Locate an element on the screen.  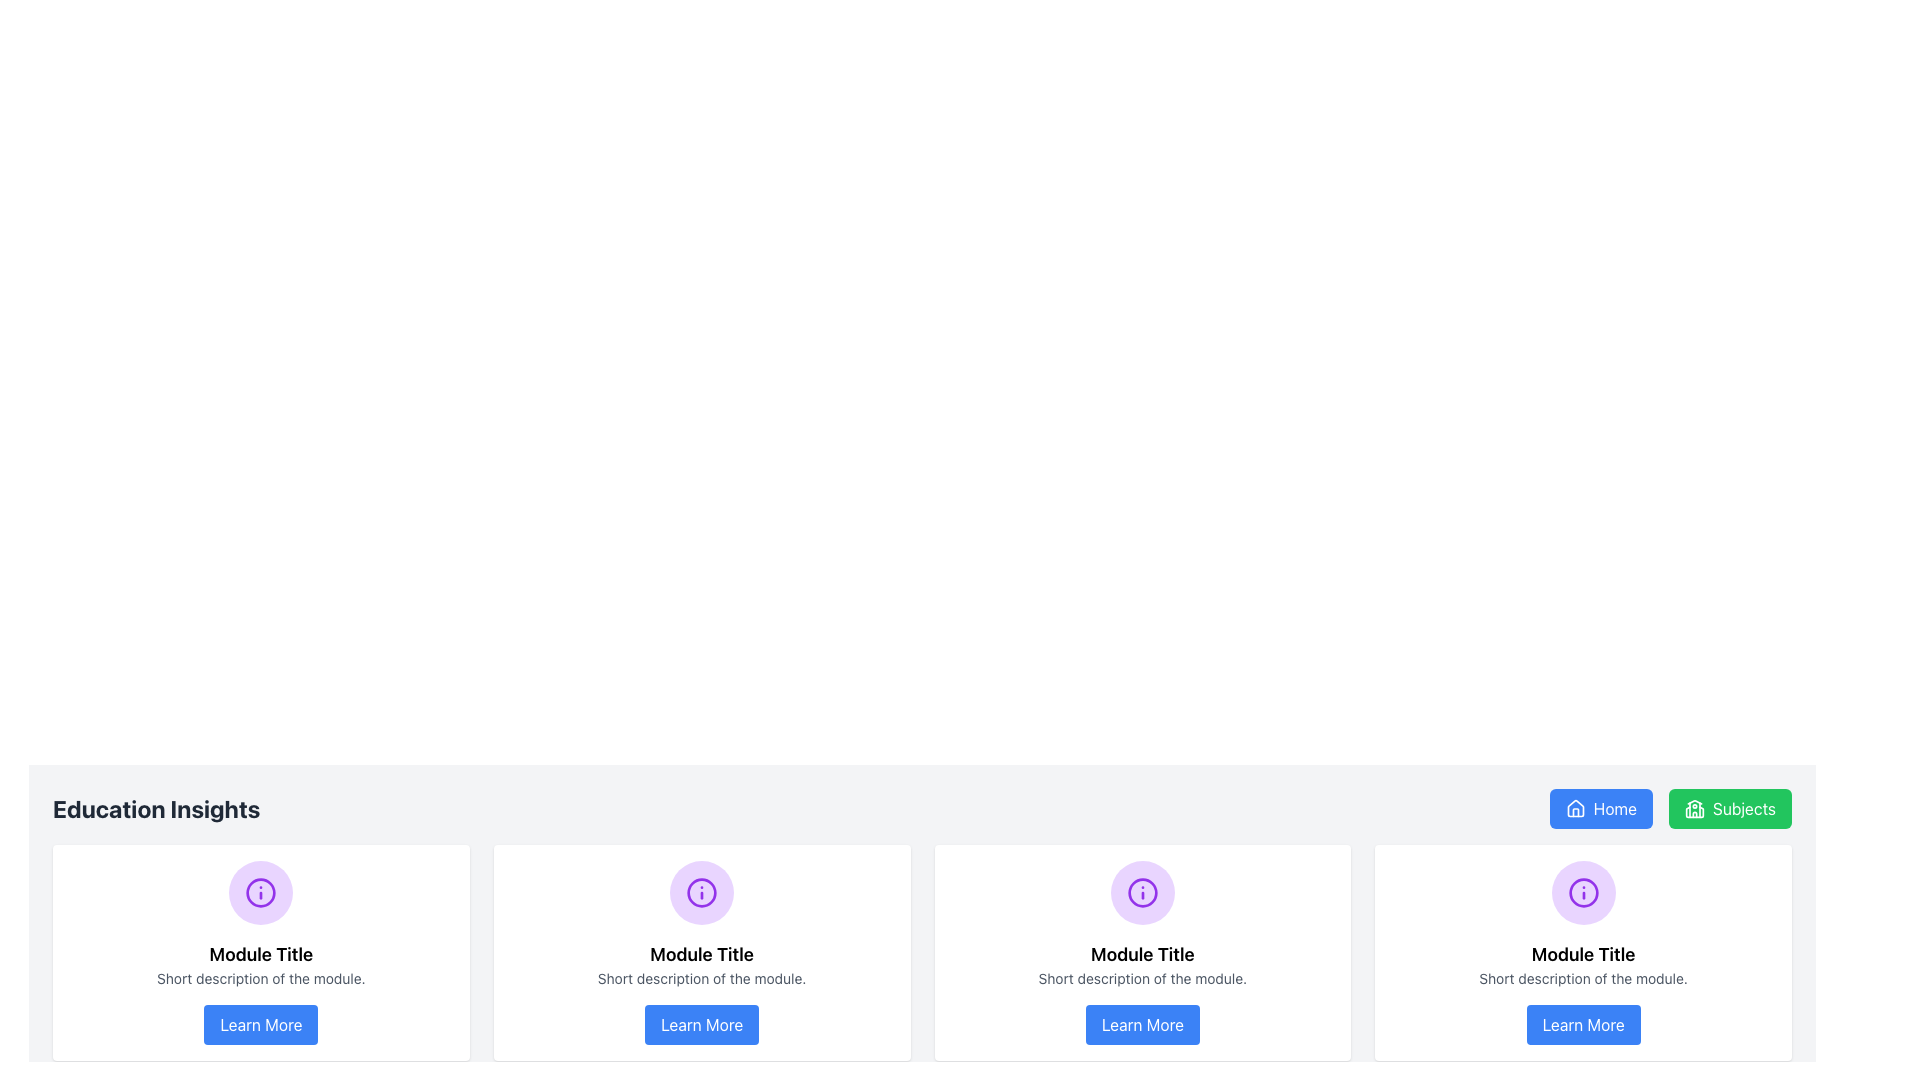
the button located at the bottom center of the third module in a horizontal list is located at coordinates (260, 1025).